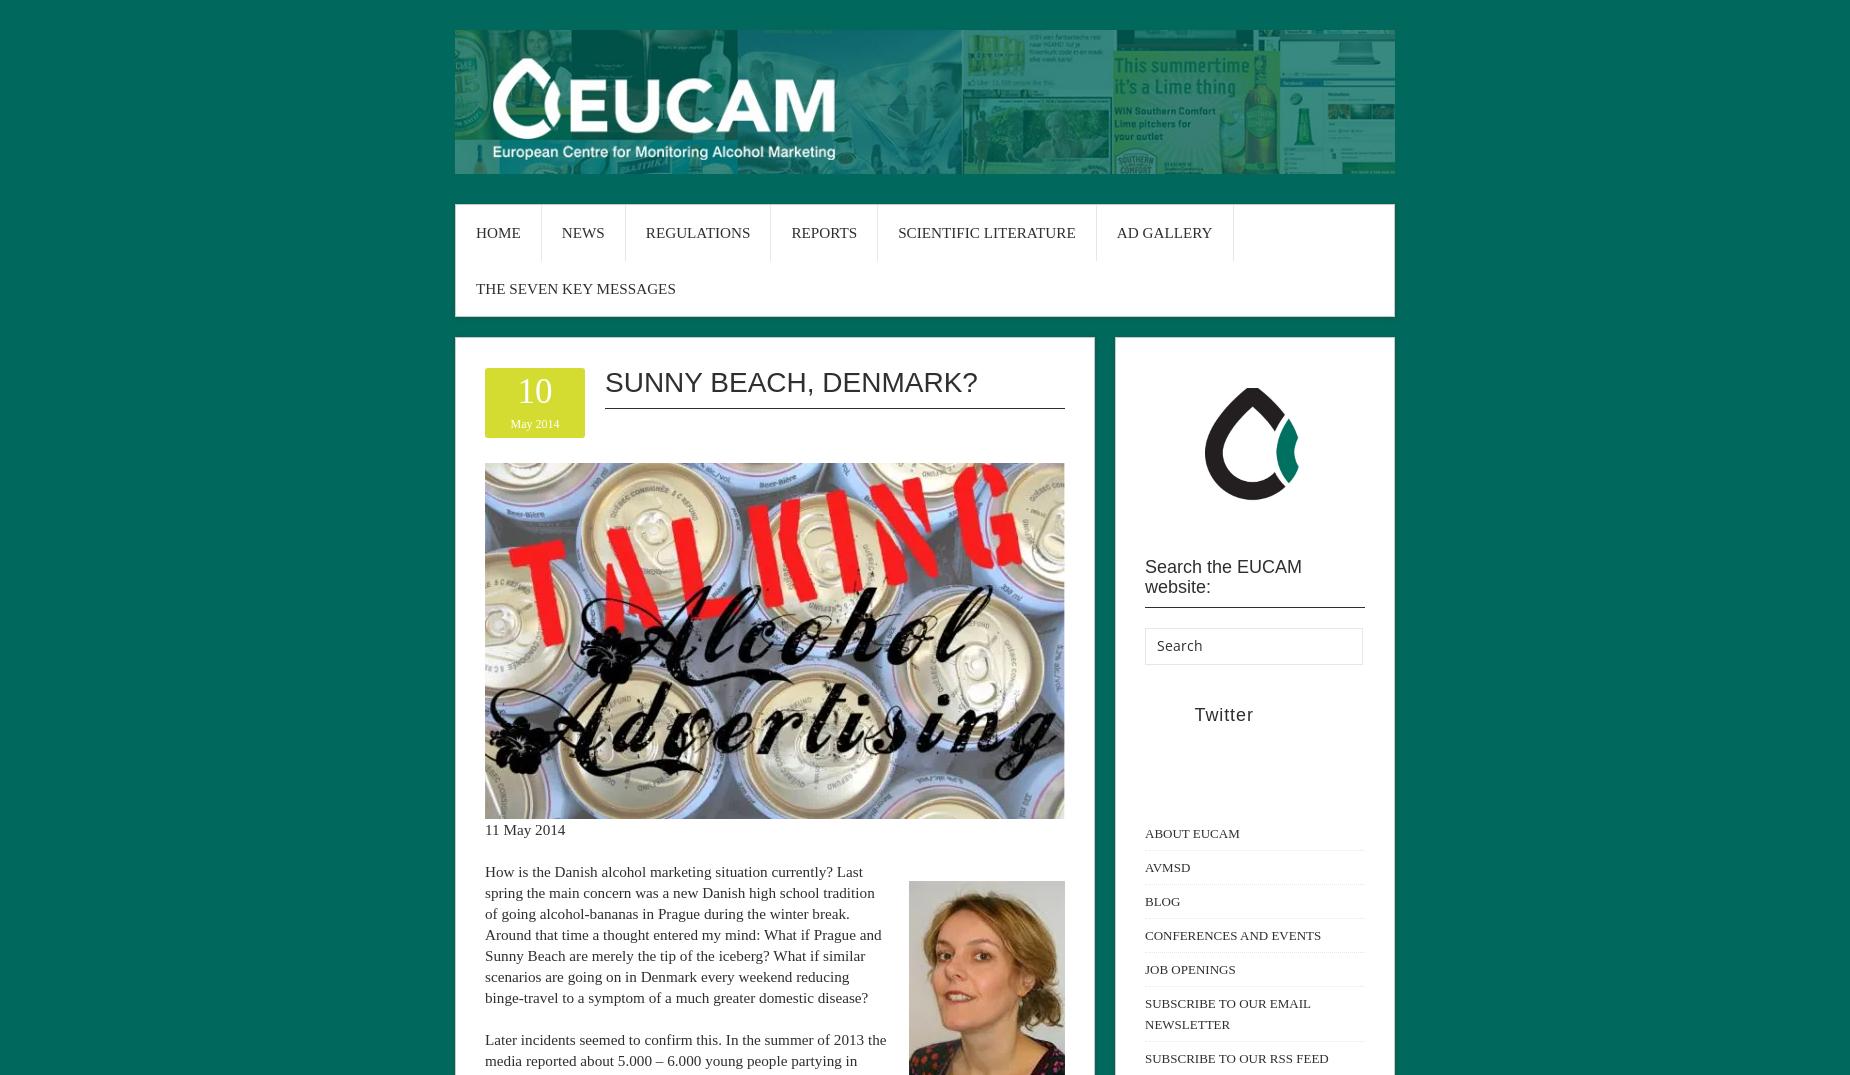  What do you see at coordinates (1161, 899) in the screenshot?
I see `'BLOG'` at bounding box center [1161, 899].